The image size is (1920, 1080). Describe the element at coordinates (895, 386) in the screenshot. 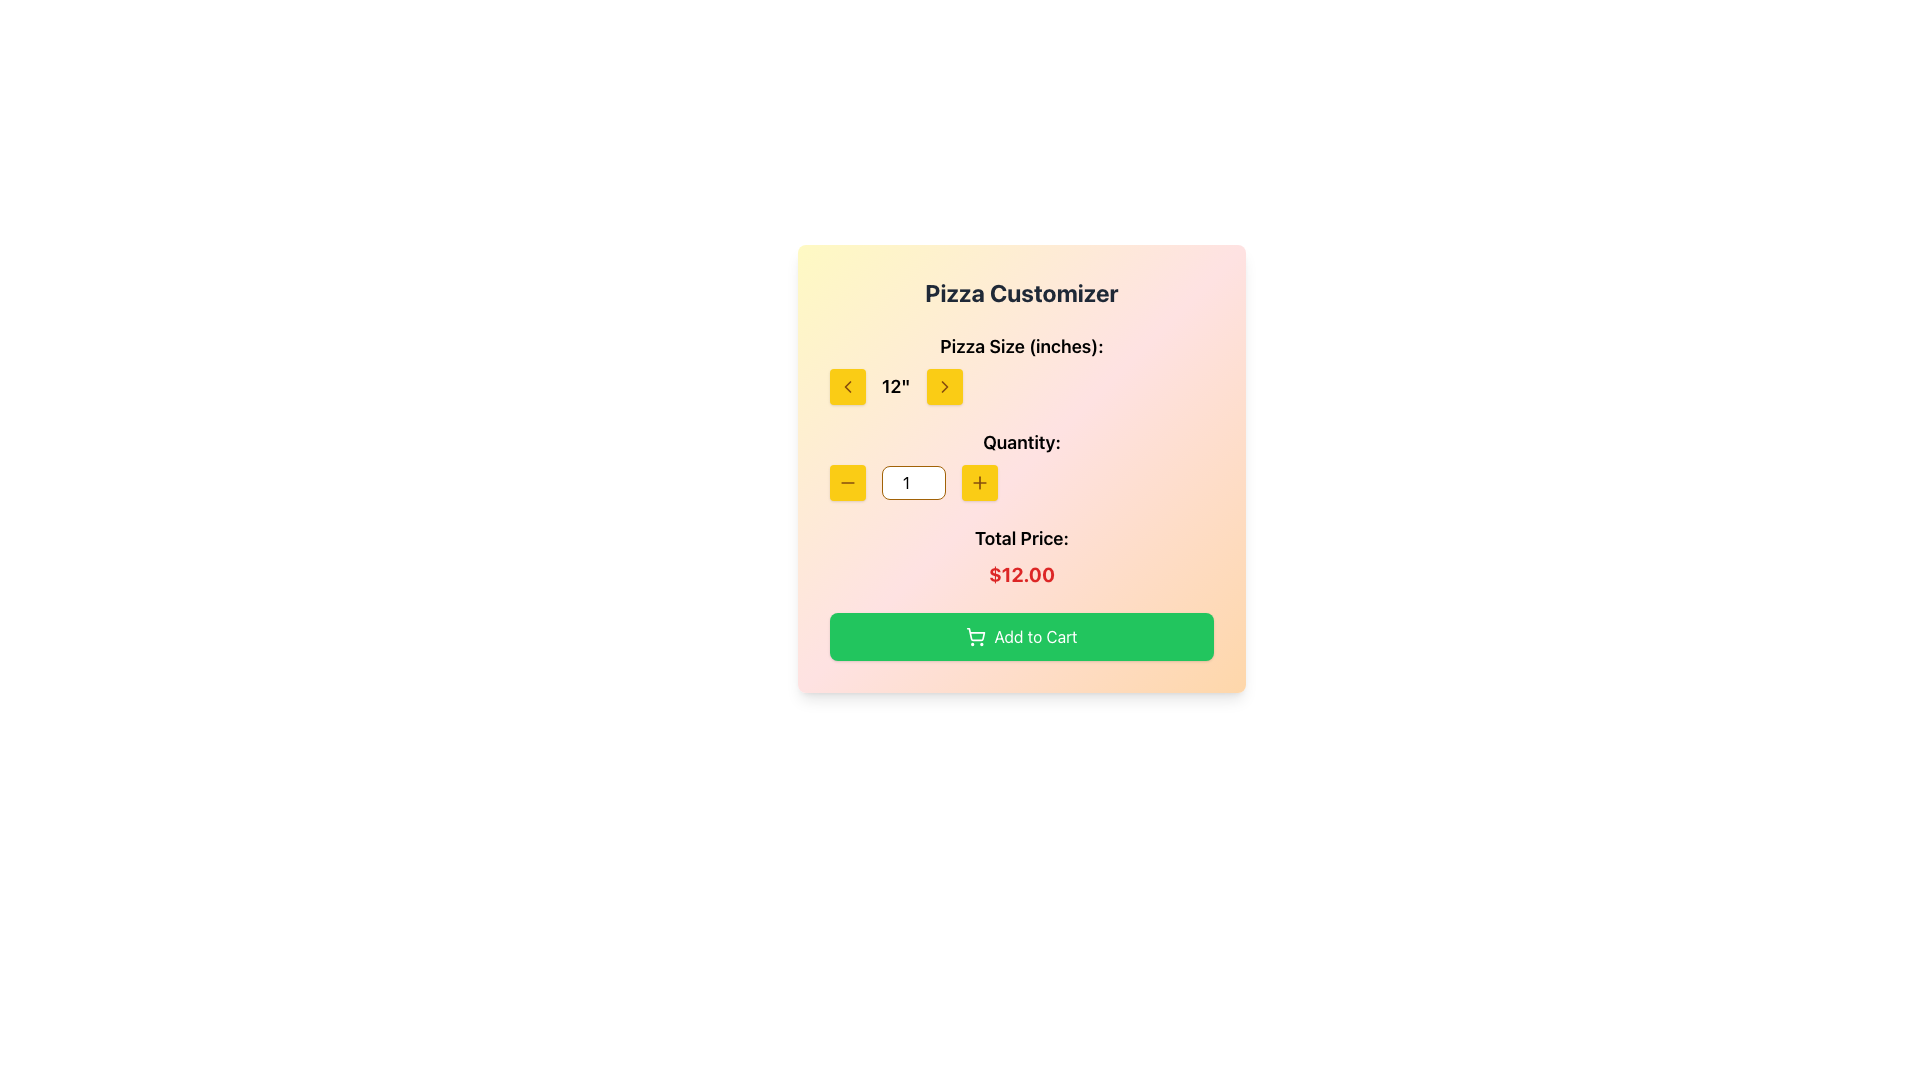

I see `the Text Display element that shows the text '12"' in bold font, located between two buttons in the pizza customizer interface` at that location.